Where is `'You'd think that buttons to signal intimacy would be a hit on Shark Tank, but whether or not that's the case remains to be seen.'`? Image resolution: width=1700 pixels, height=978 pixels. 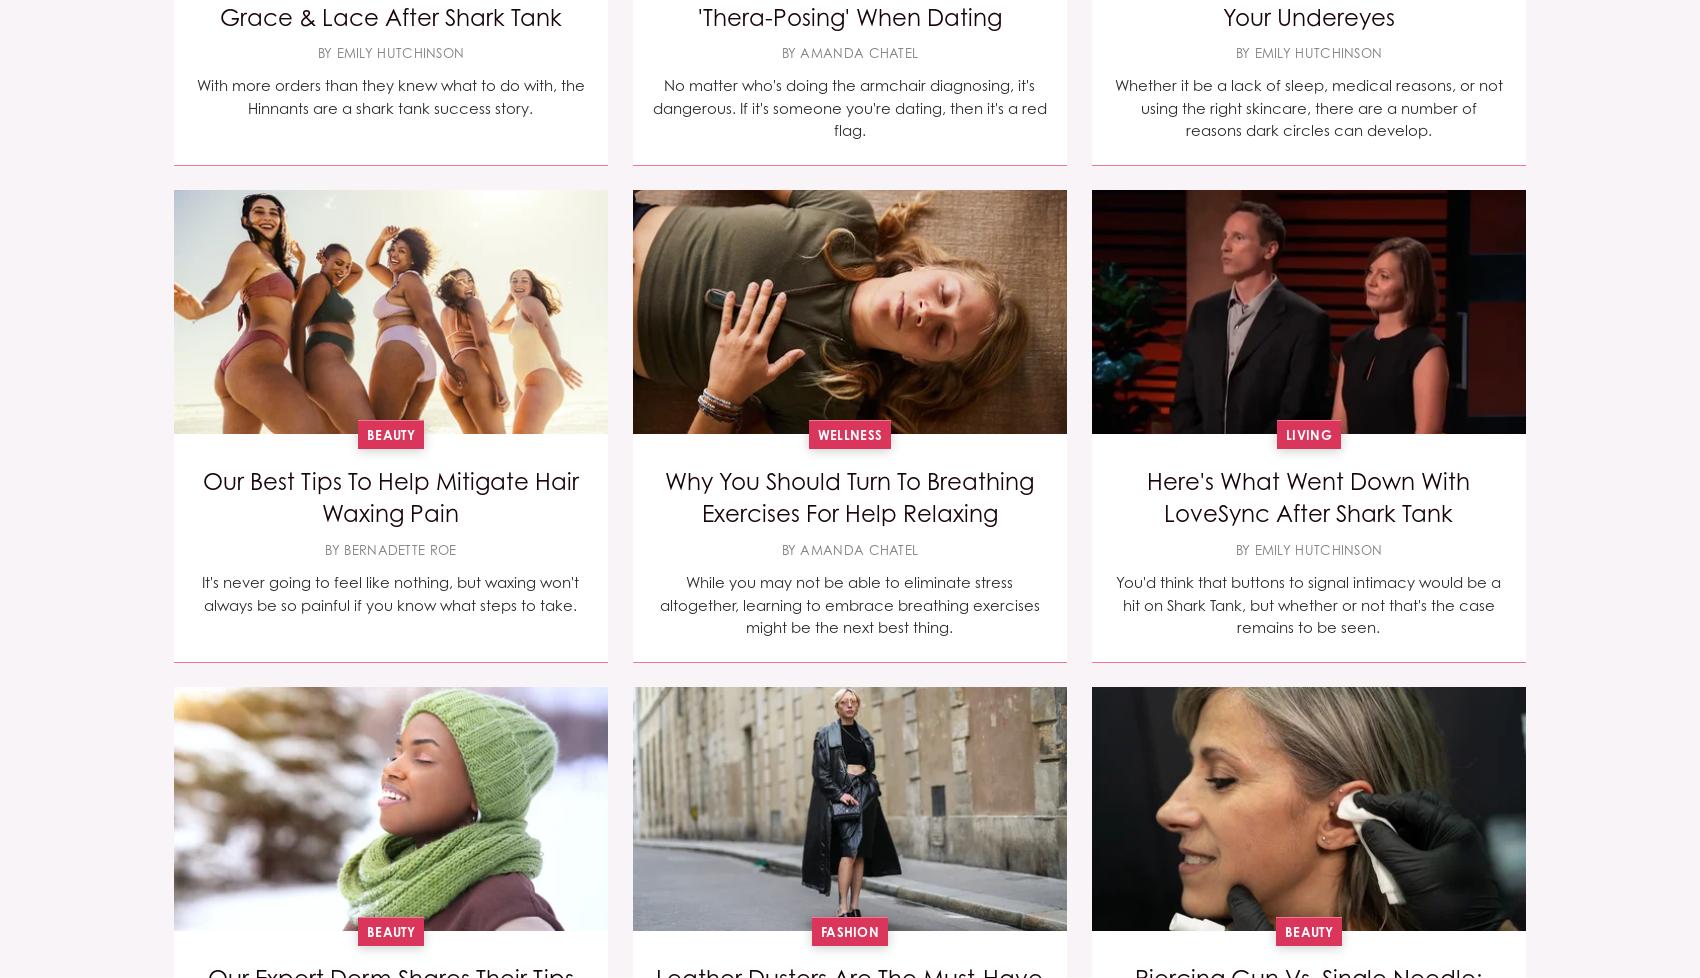
'You'd think that buttons to signal intimacy would be a hit on Shark Tank, but whether or not that's the case remains to be seen.' is located at coordinates (1116, 604).